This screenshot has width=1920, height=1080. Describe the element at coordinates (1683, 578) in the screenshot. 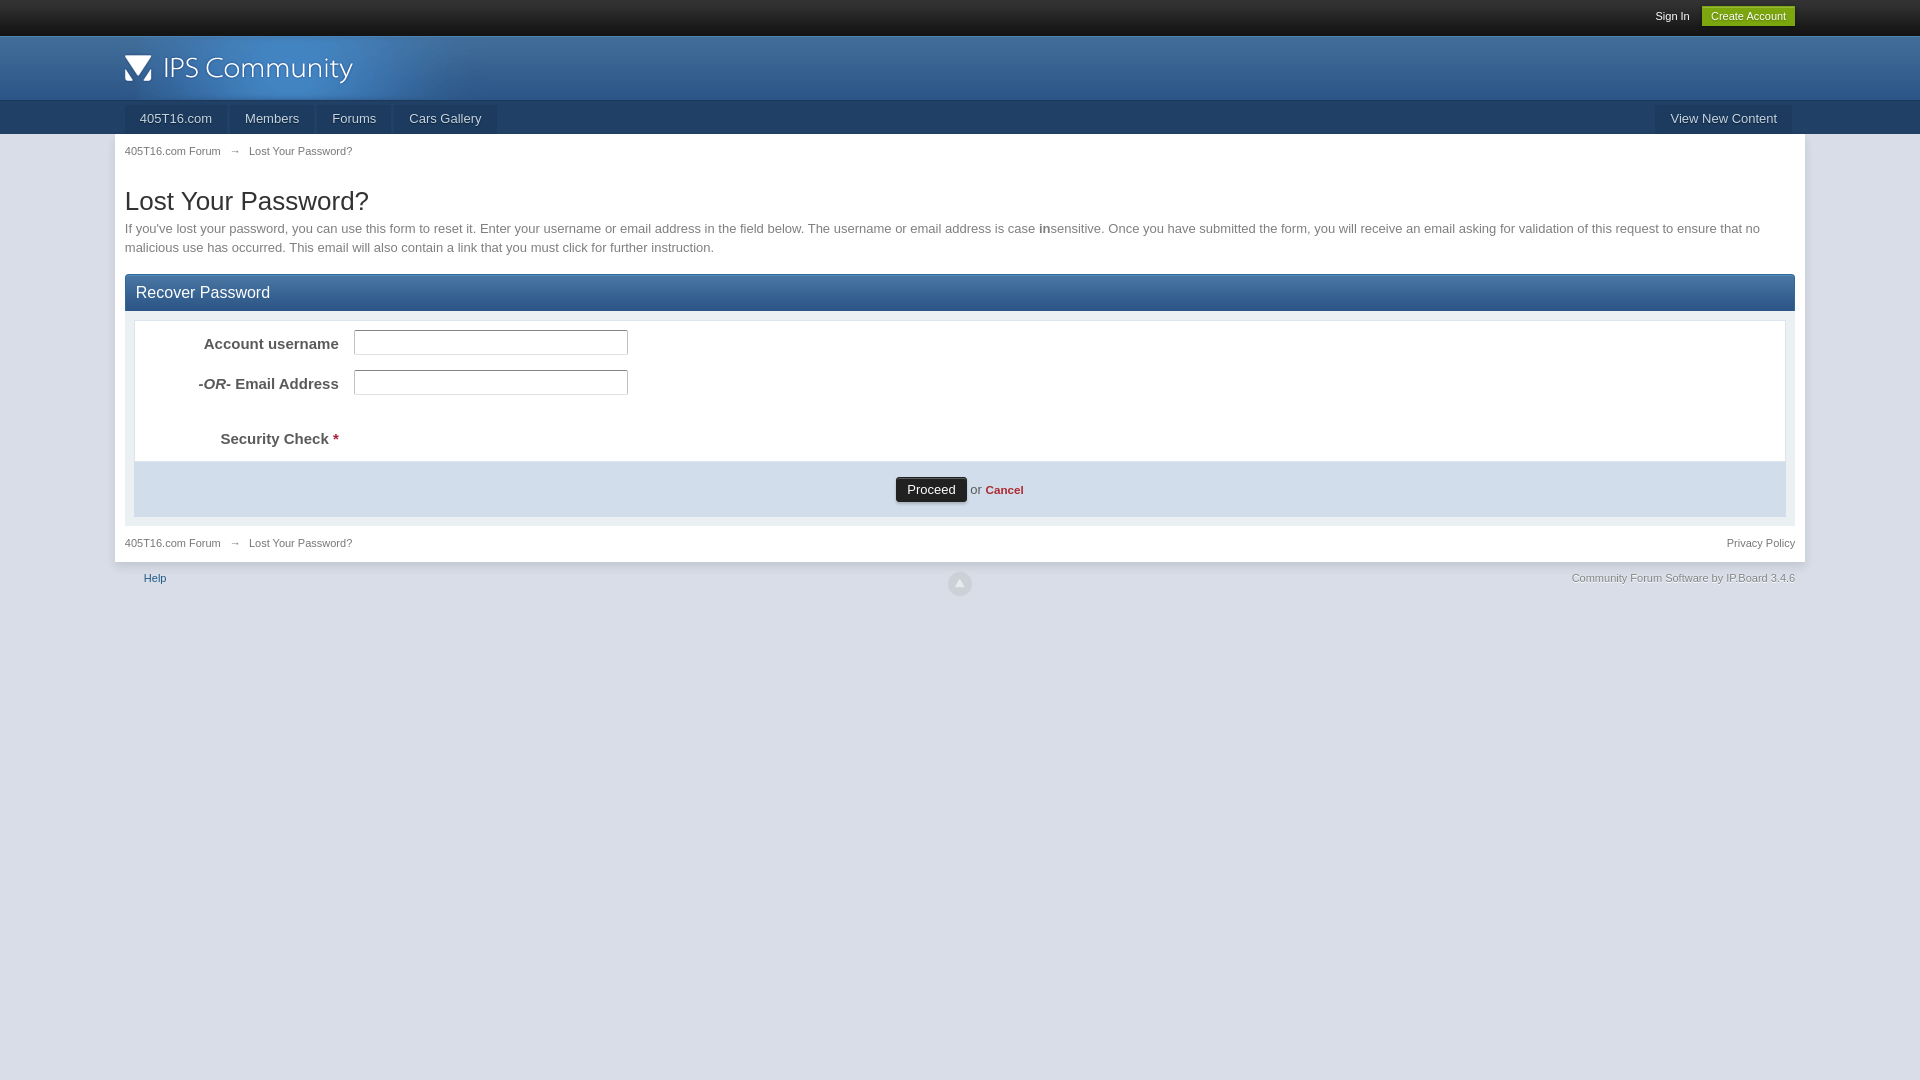

I see `'Community Forum Software by IP.Board 3.4.6'` at that location.